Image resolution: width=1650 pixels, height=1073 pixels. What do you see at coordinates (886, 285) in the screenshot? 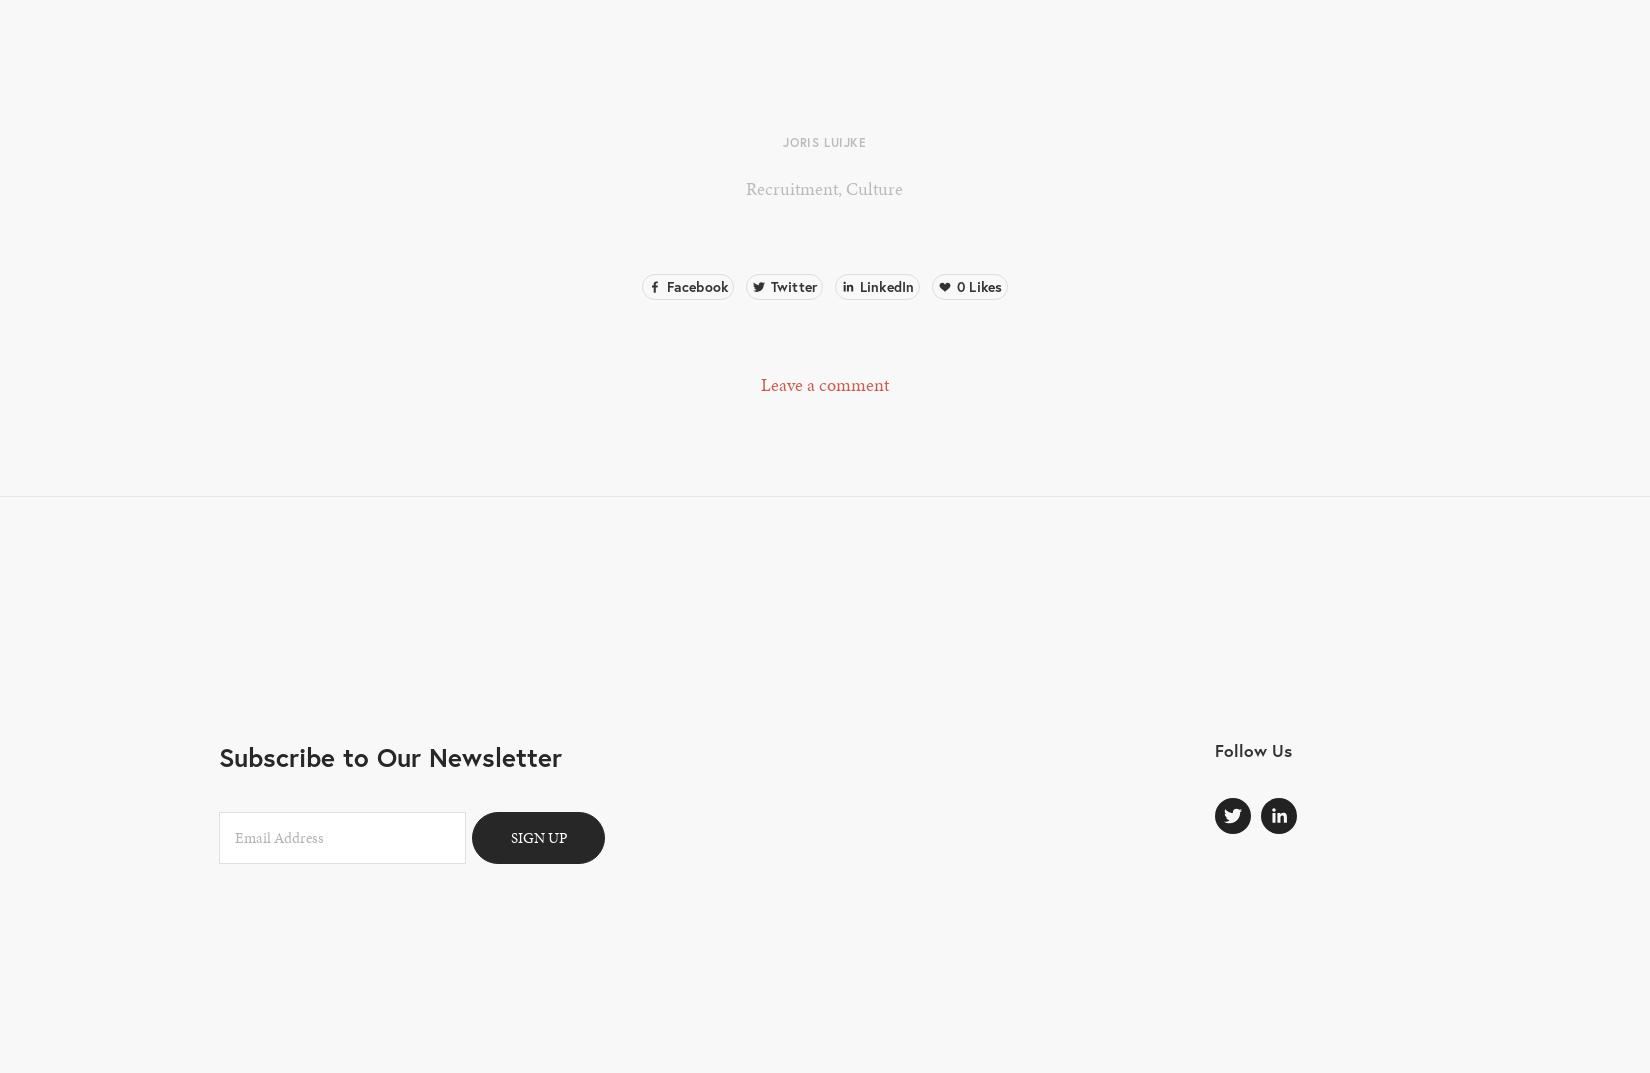
I see `'LinkedIn'` at bounding box center [886, 285].